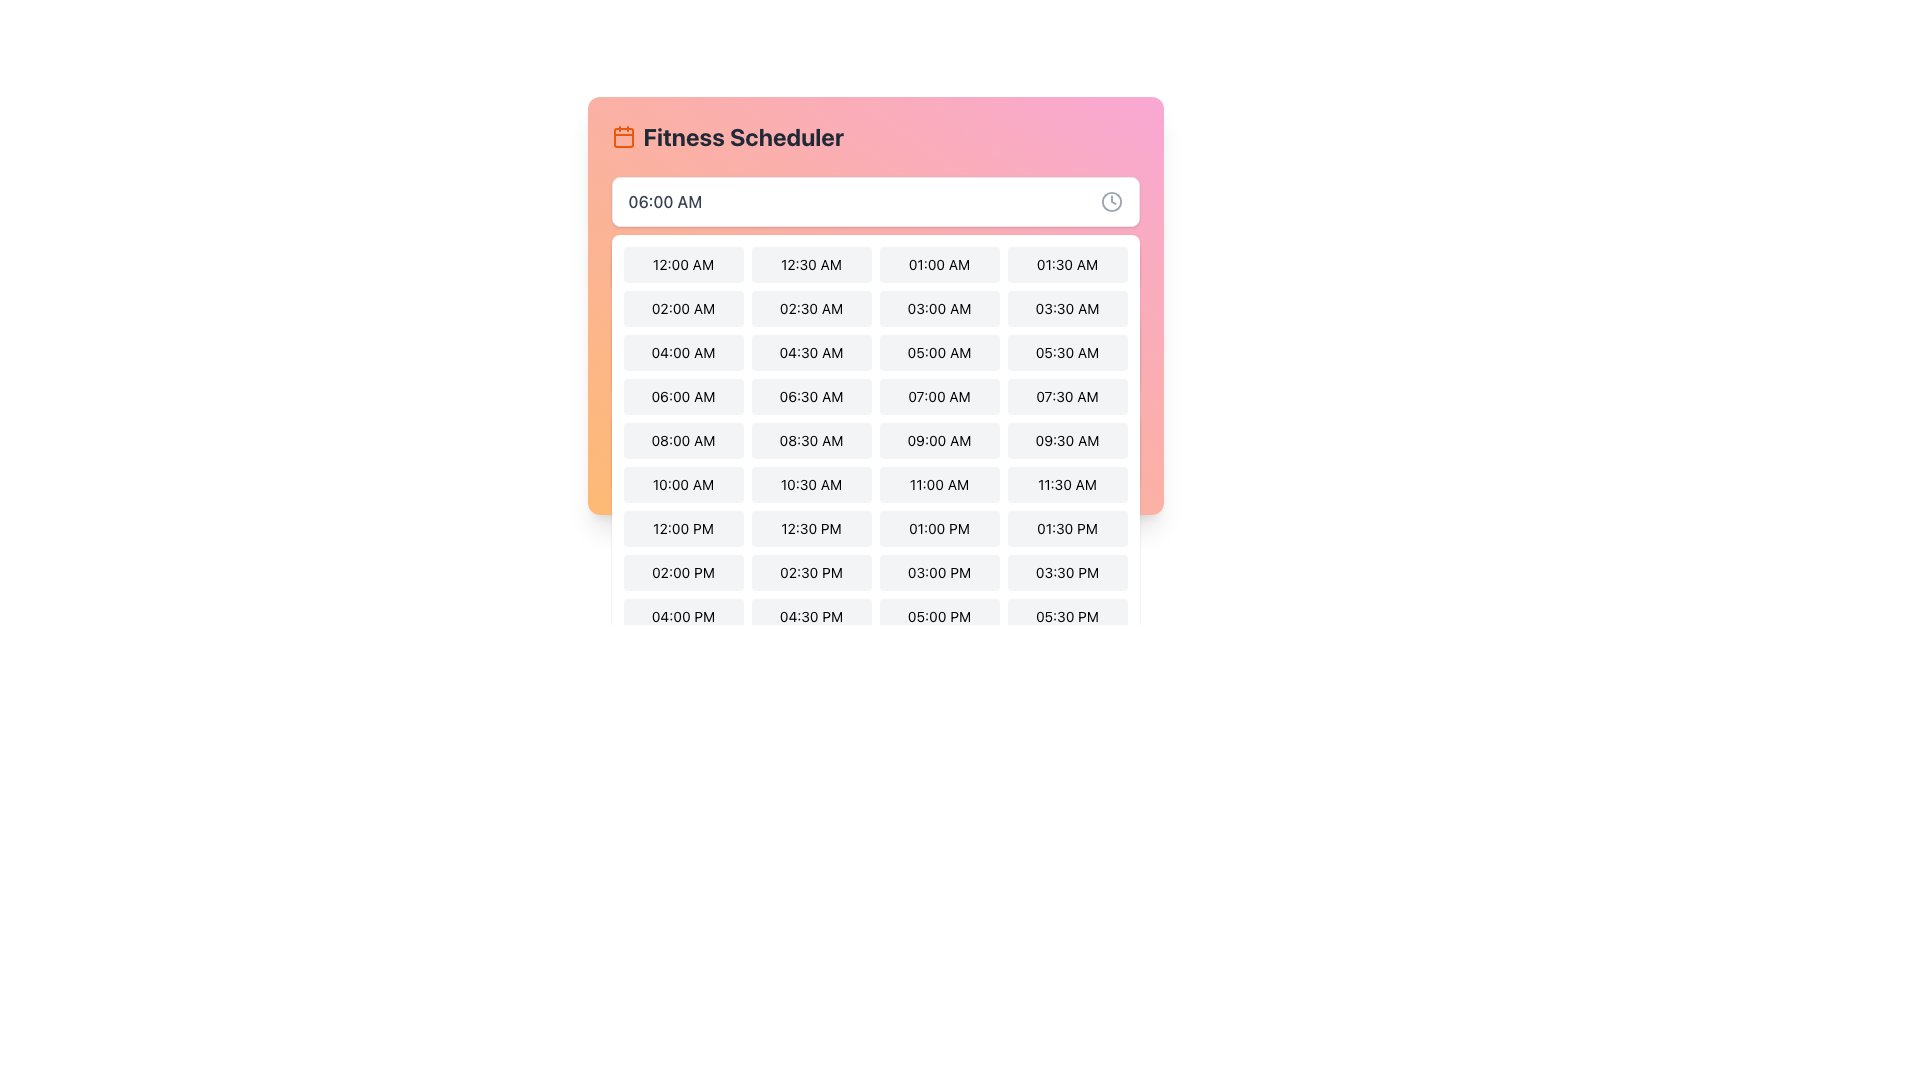 This screenshot has width=1920, height=1080. Describe the element at coordinates (665, 201) in the screenshot. I see `the static text element displaying '06:00 AM', which is styled in gray and located within a time selection input box` at that location.